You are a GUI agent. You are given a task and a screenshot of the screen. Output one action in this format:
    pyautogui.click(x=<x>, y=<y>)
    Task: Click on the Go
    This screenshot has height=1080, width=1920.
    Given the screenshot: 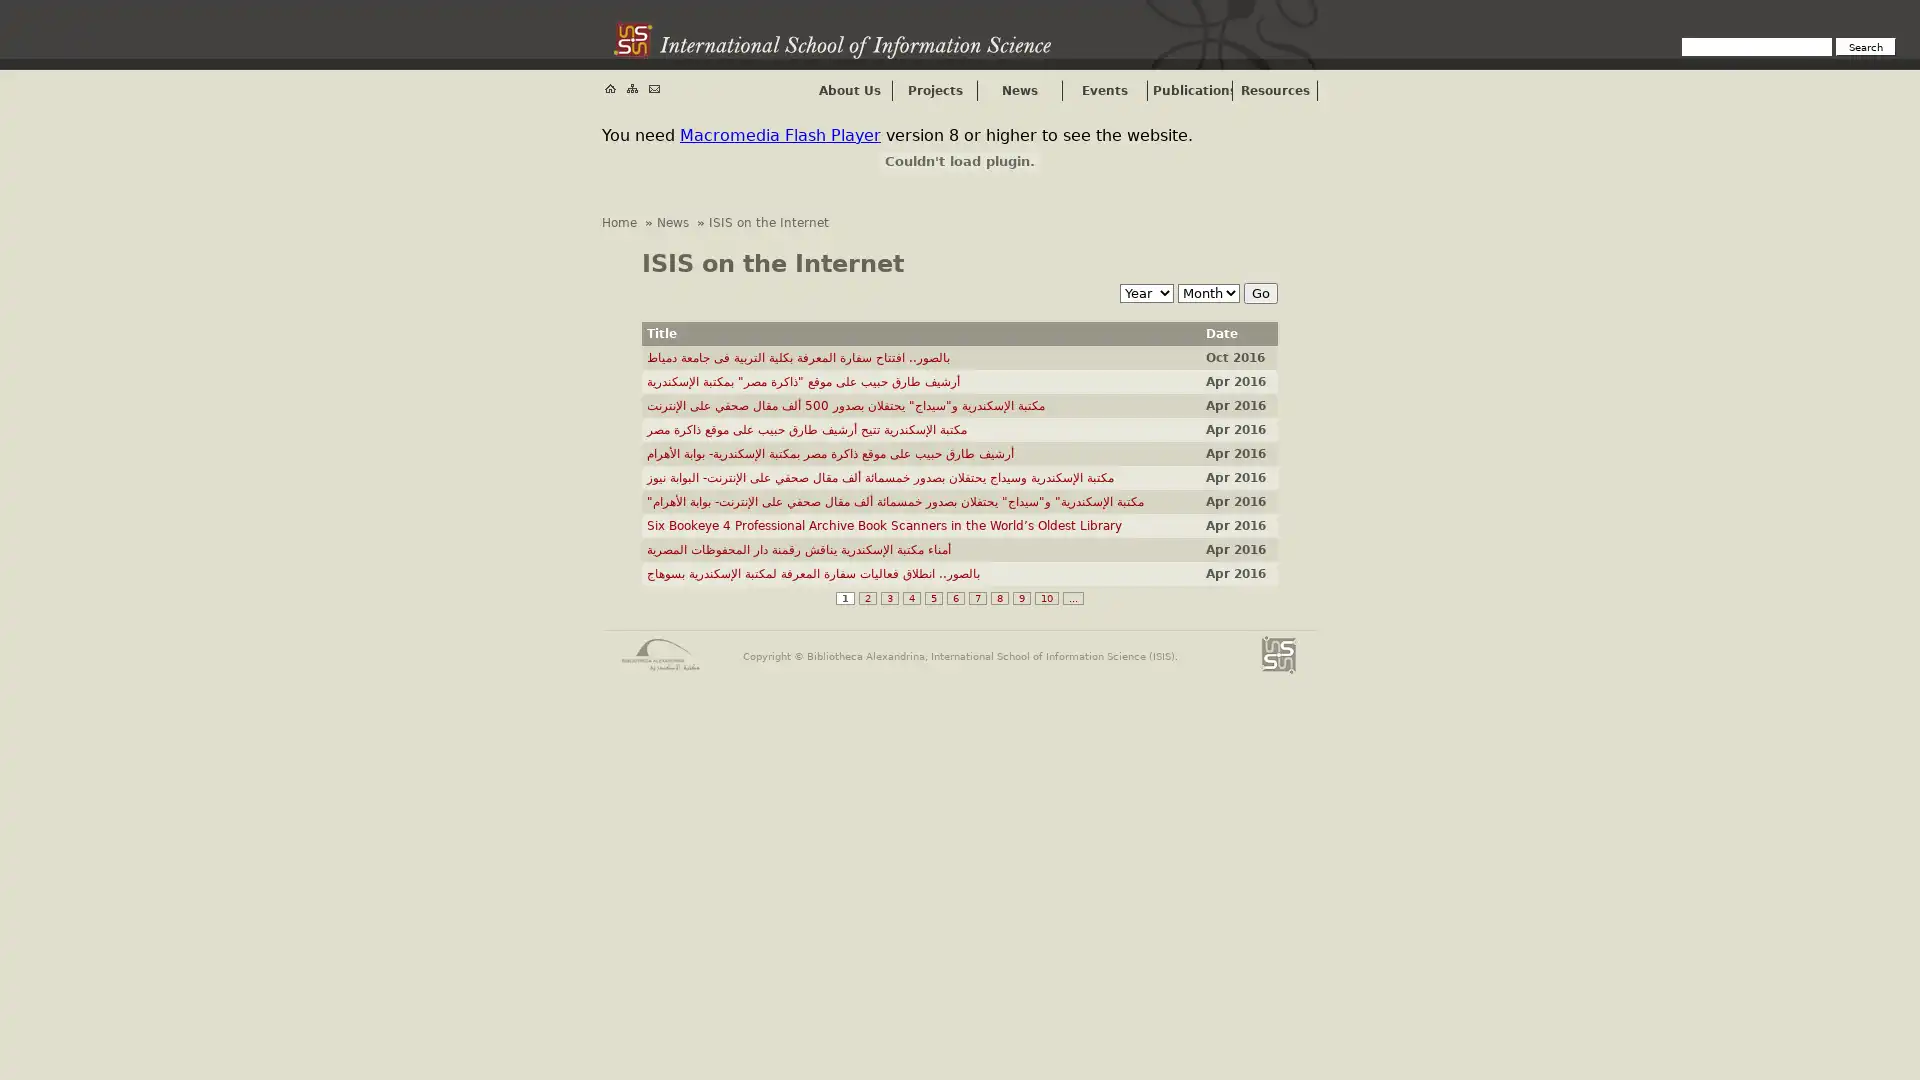 What is the action you would take?
    pyautogui.click(x=1260, y=293)
    